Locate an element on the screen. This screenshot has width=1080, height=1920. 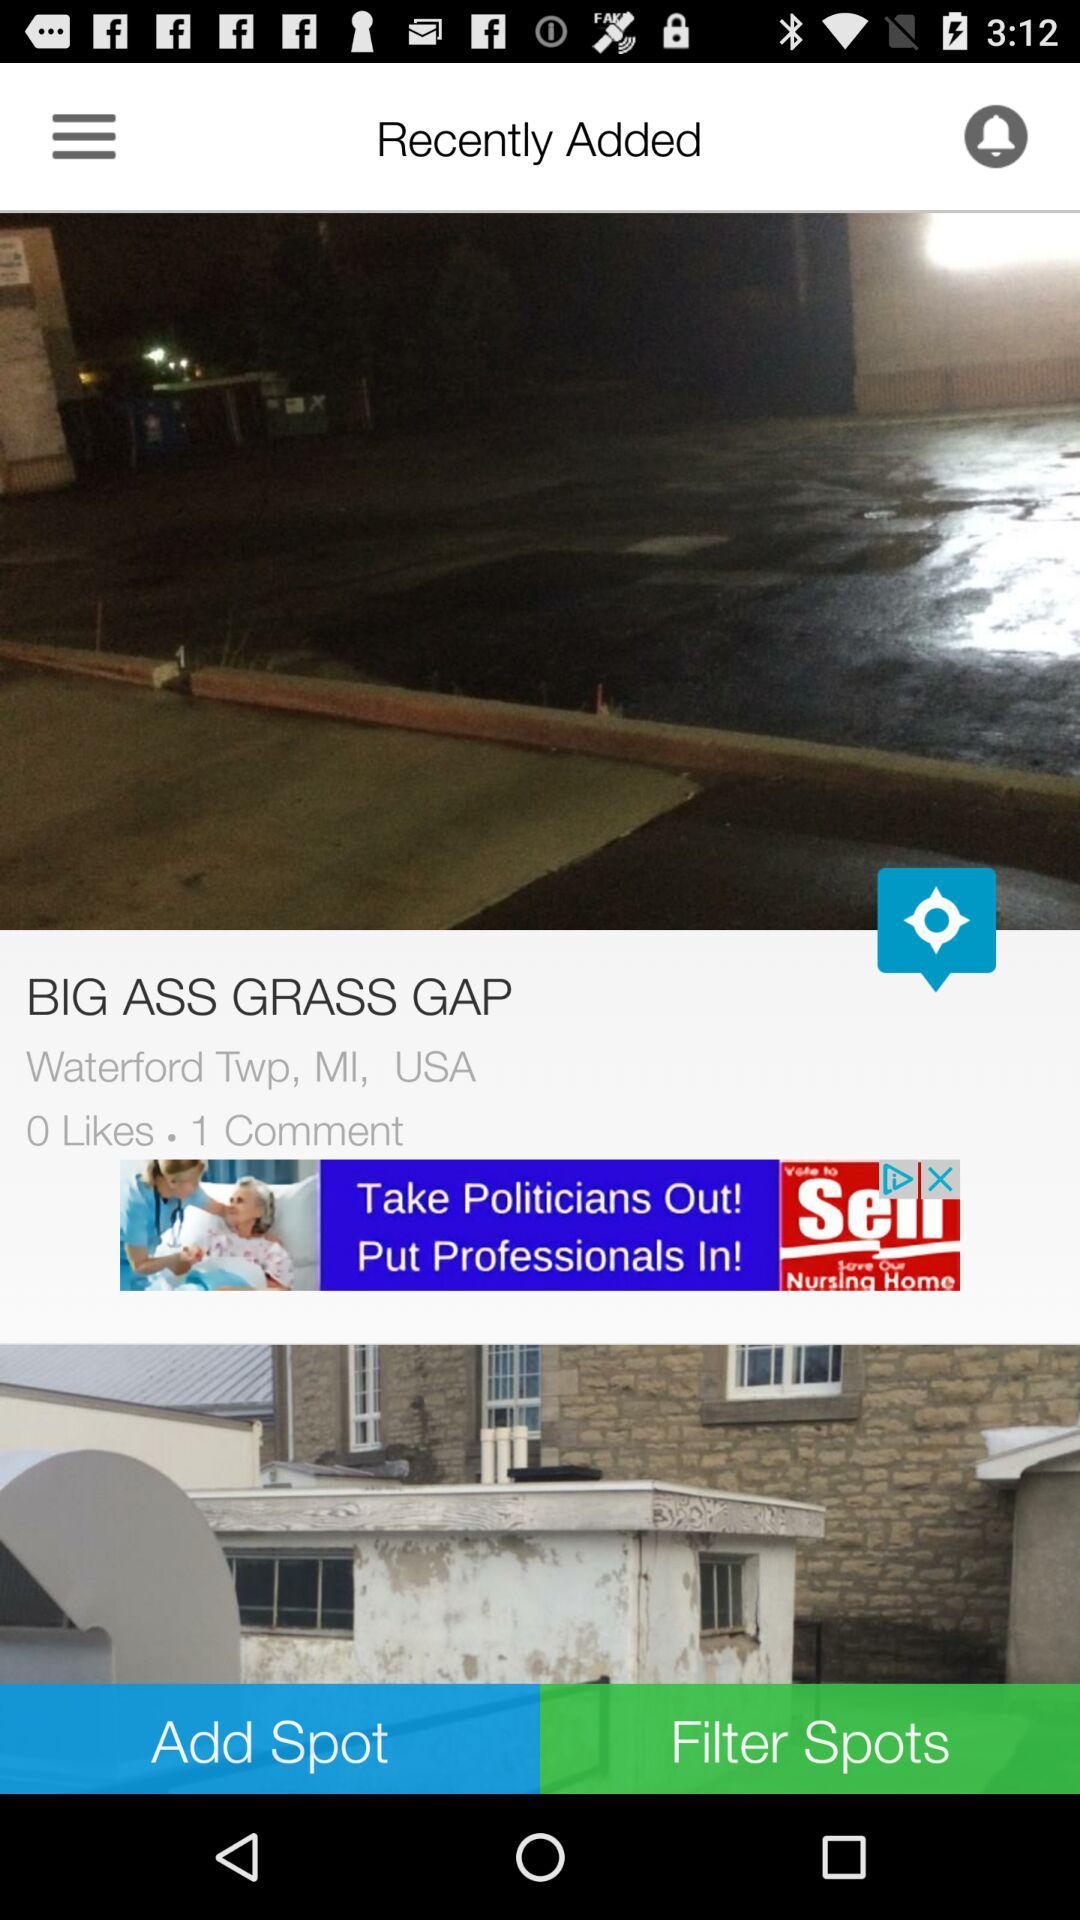
the notifications icon is located at coordinates (995, 145).